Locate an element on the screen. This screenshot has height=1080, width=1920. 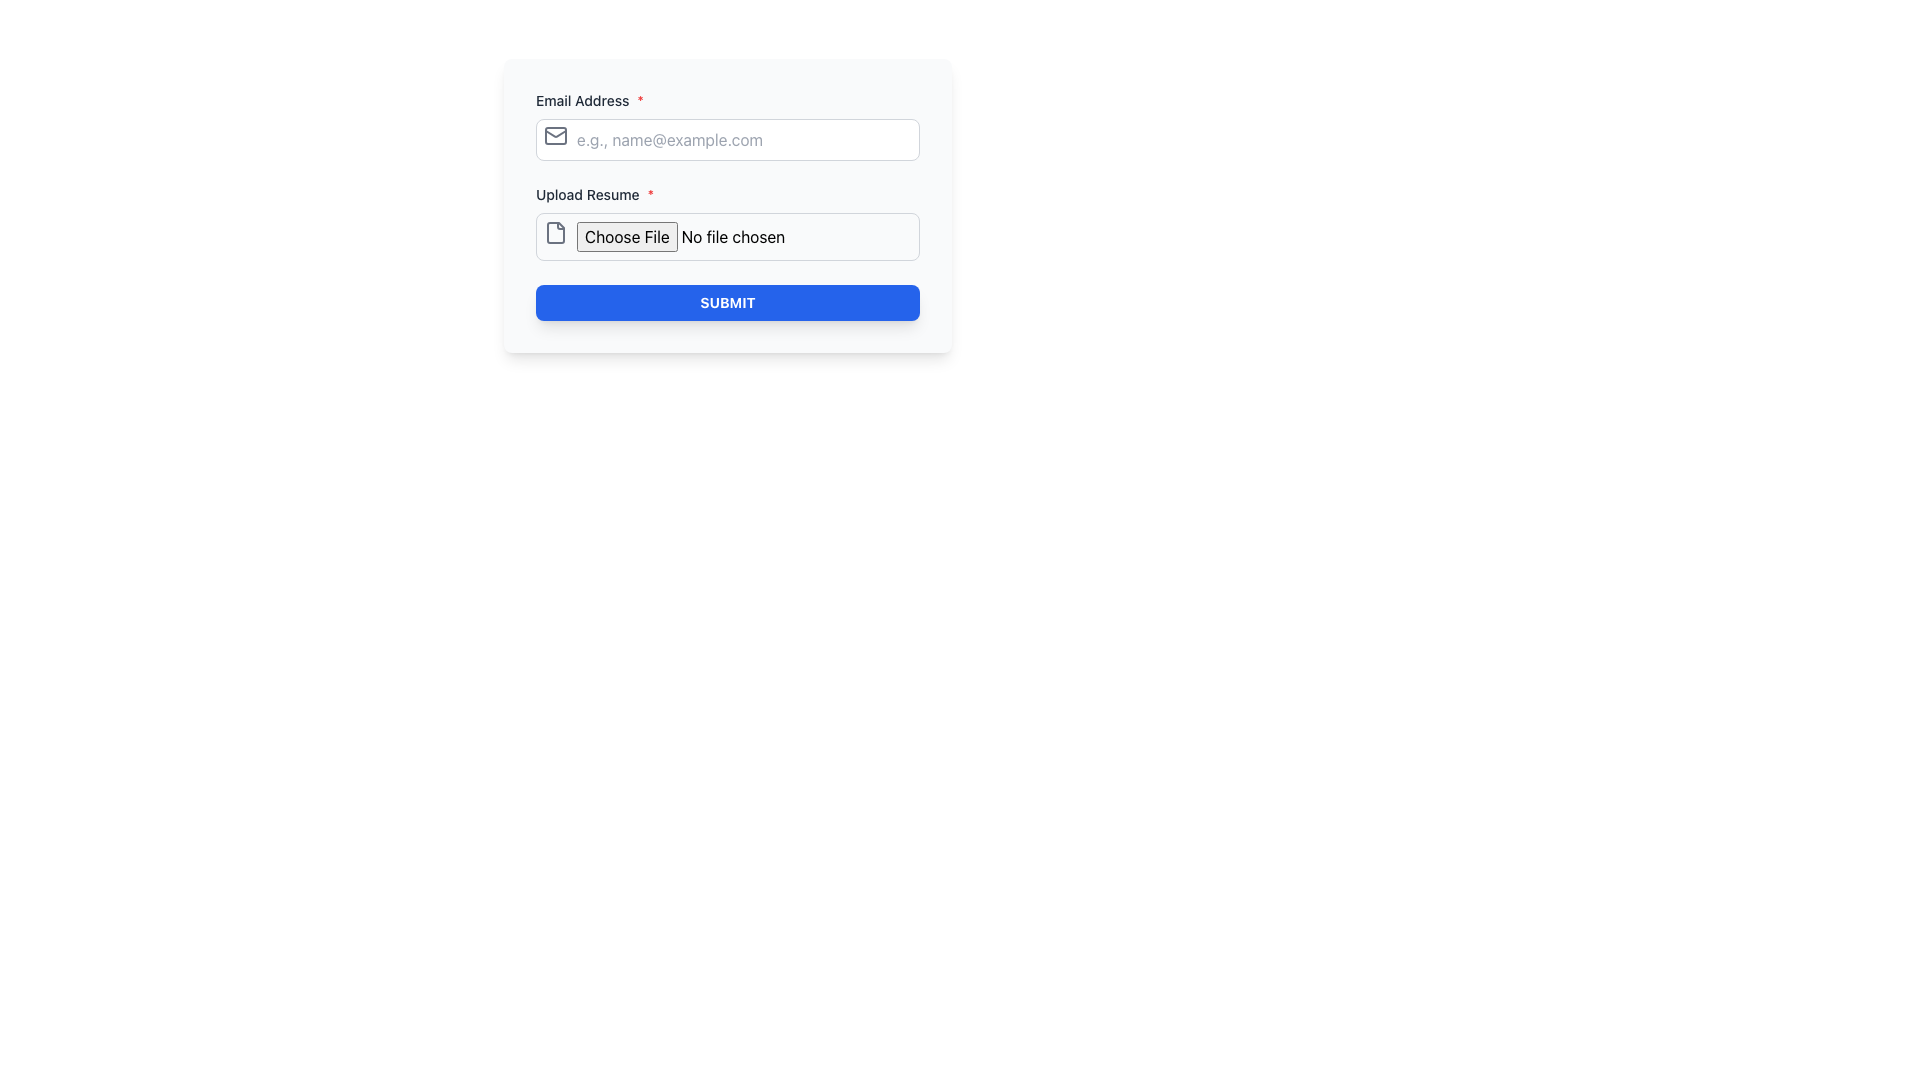
the Decorative Icon located in the 'Upload Resume' section, which is directly to the left of the 'Choose File' input field is located at coordinates (556, 231).